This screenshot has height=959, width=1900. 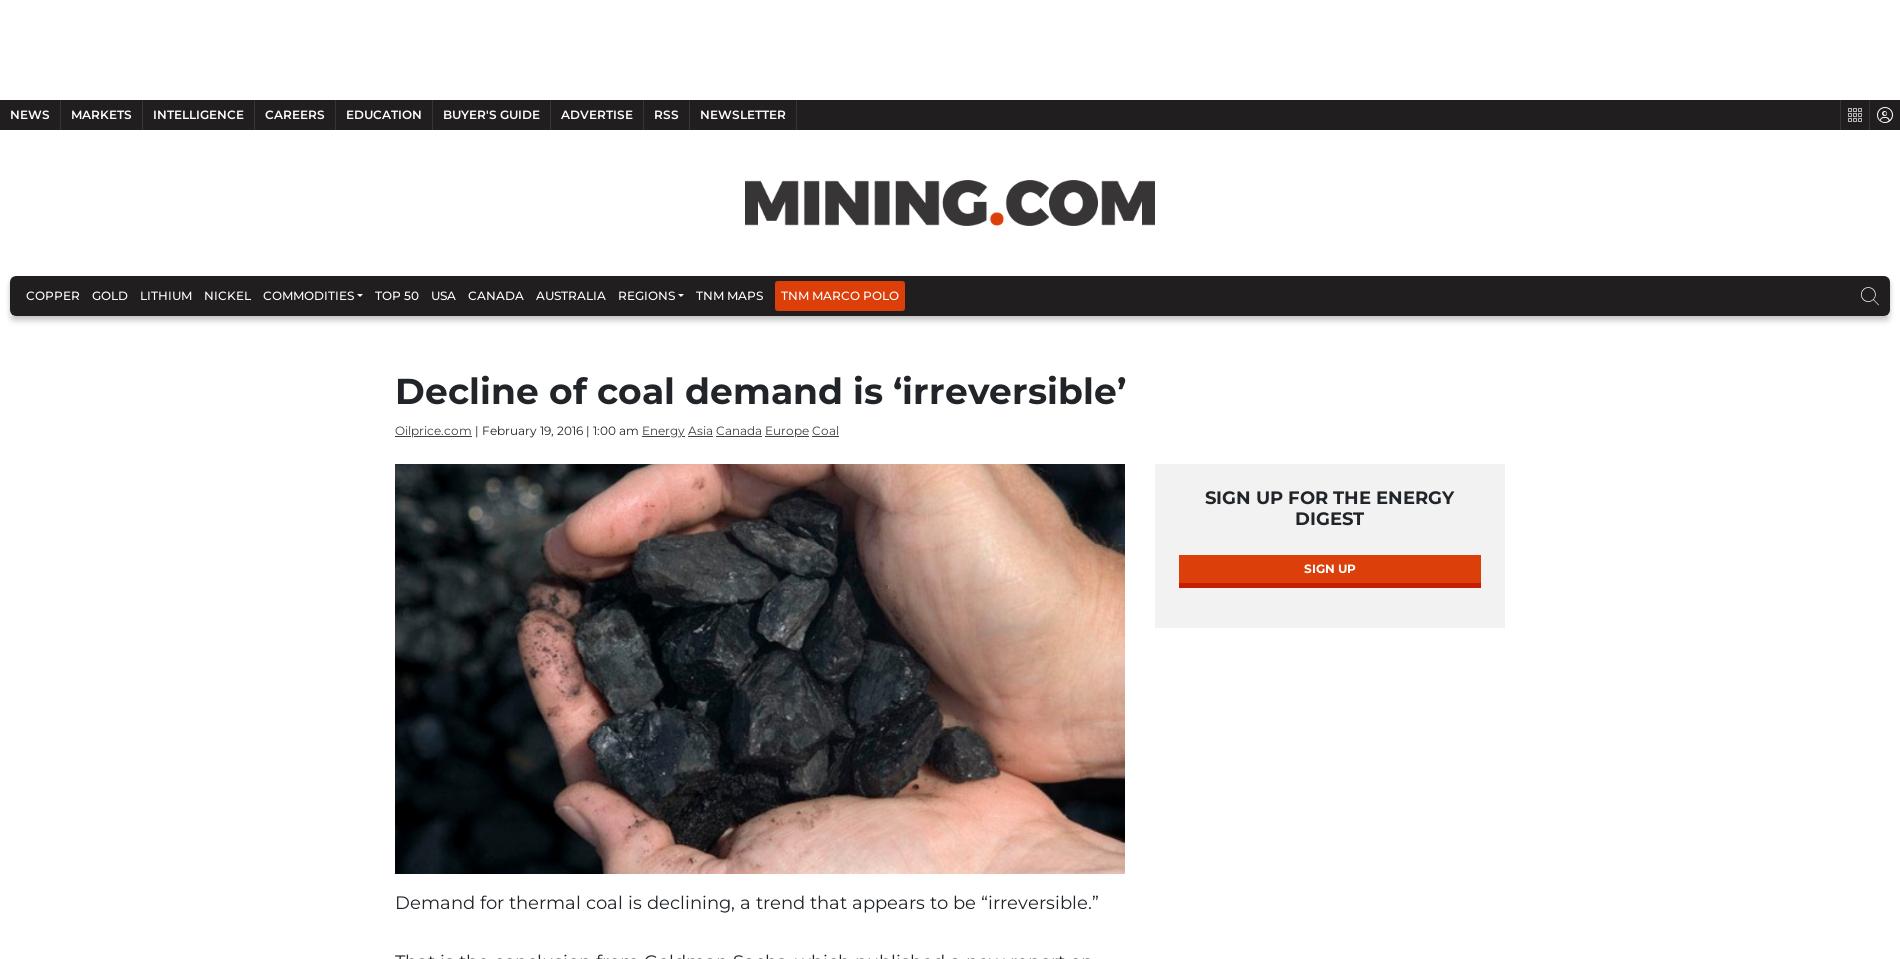 I want to click on 'Careers', so click(x=294, y=114).